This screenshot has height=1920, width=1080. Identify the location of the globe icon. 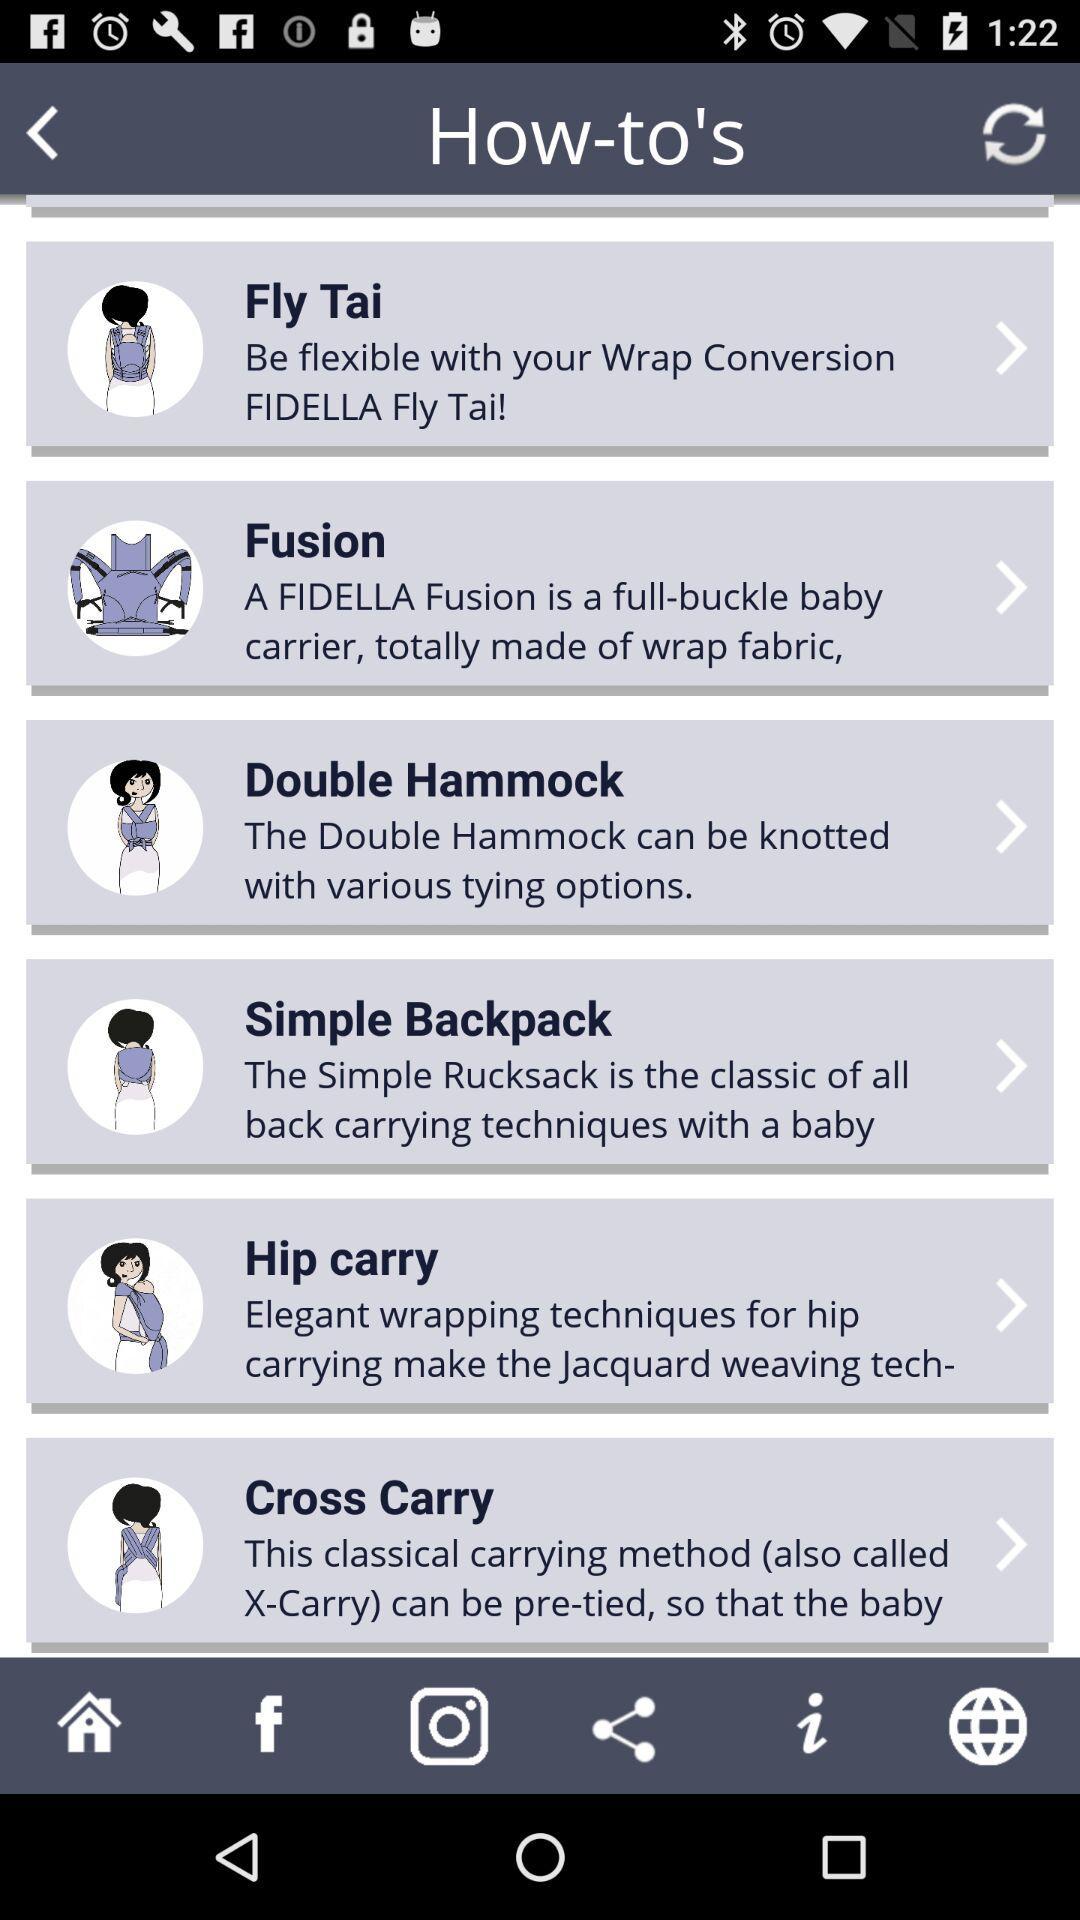
(990, 1846).